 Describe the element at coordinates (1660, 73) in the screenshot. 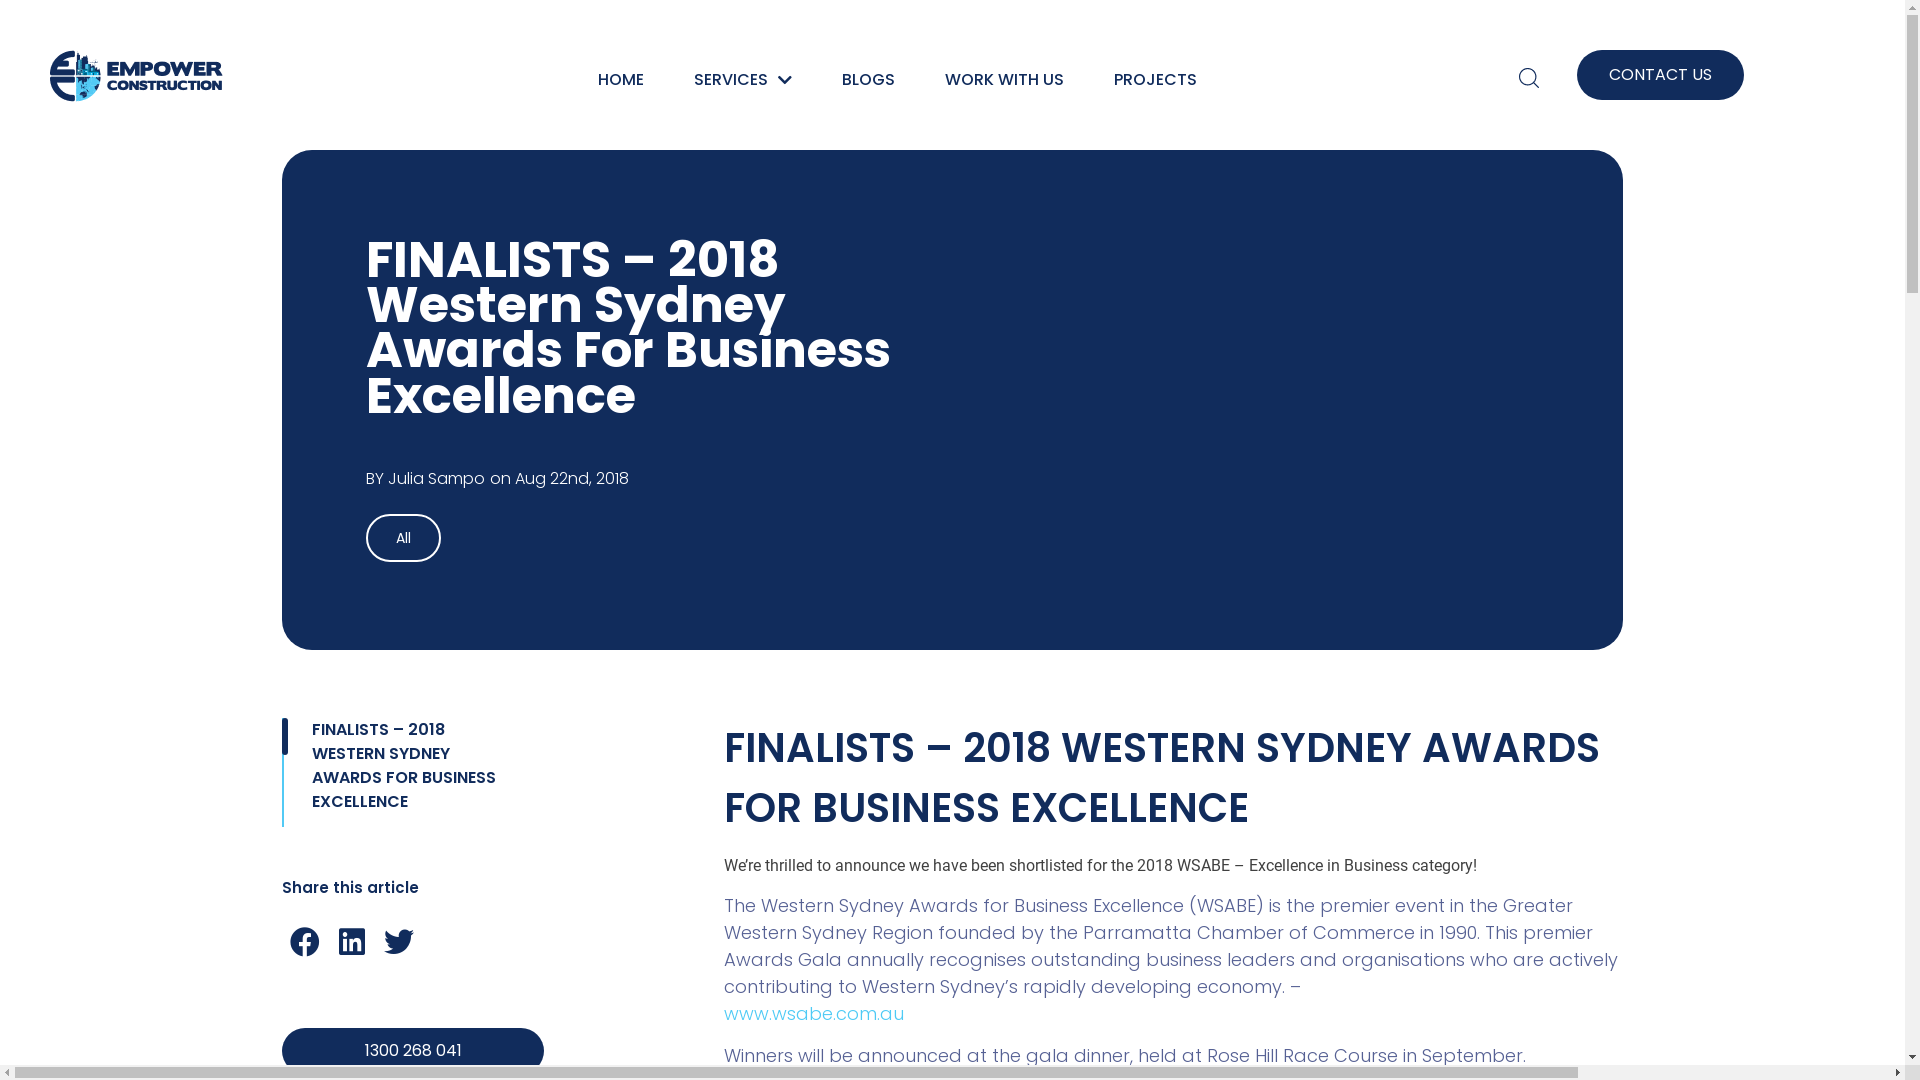

I see `'CONTACT US'` at that location.